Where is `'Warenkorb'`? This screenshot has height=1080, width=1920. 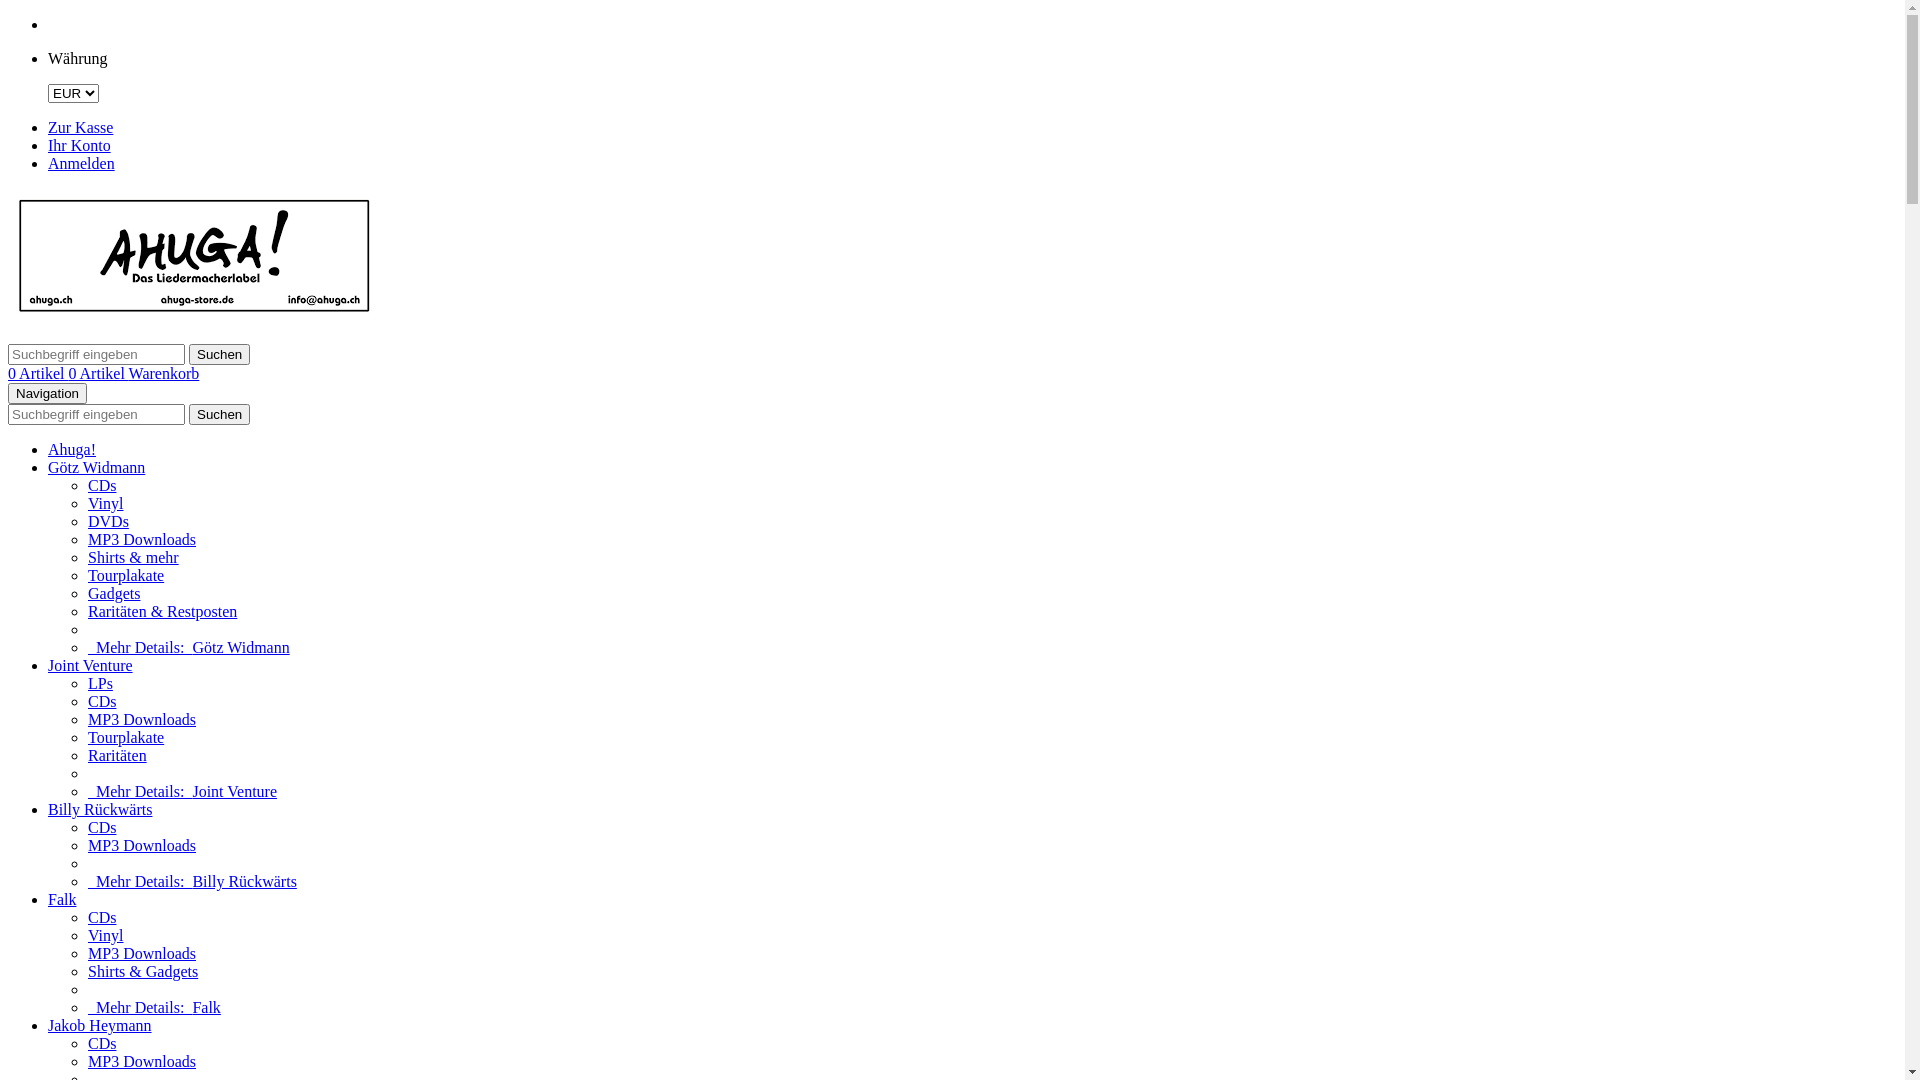
'Warenkorb' is located at coordinates (164, 373).